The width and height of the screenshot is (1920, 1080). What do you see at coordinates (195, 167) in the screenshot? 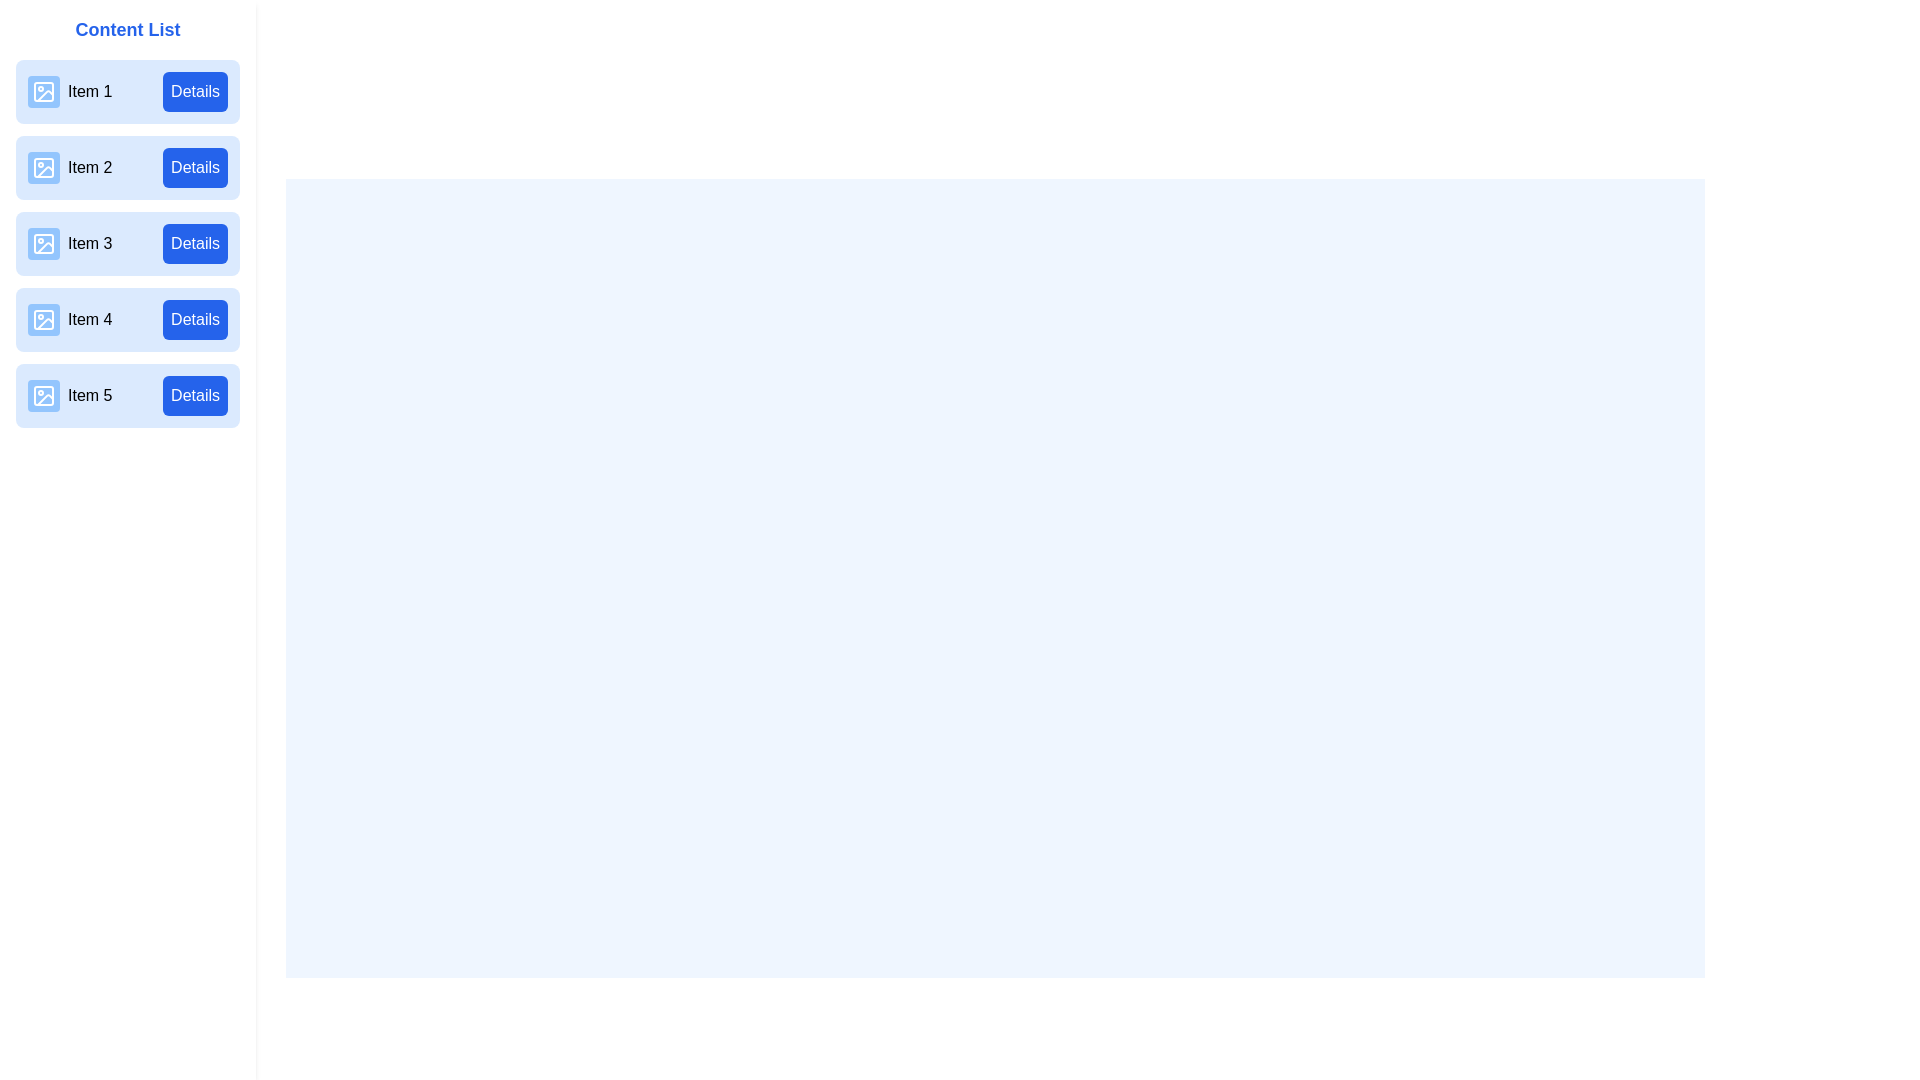
I see `the blue rectangular button with white 'Details' text, which is located to the right of 'Item 2' in the second row of the list` at bounding box center [195, 167].